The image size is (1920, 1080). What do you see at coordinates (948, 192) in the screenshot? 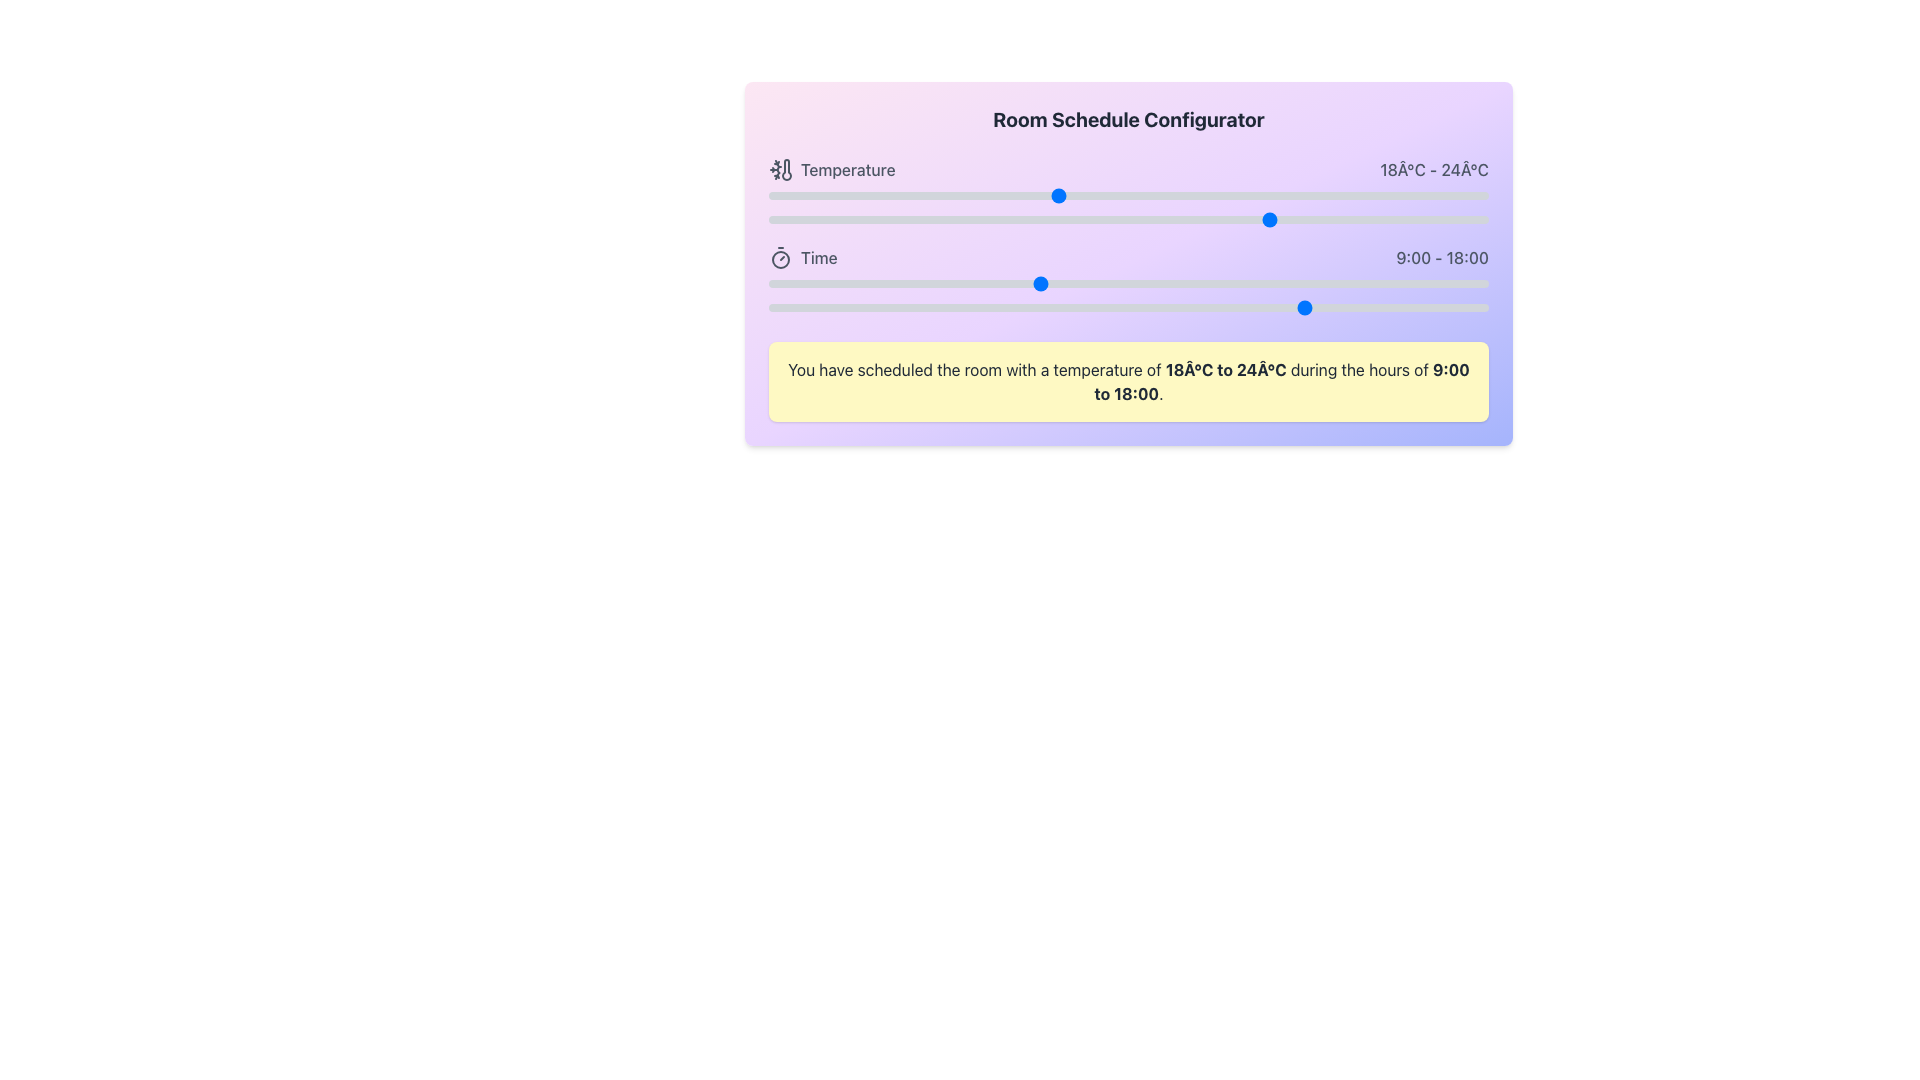
I see `the slider` at bounding box center [948, 192].